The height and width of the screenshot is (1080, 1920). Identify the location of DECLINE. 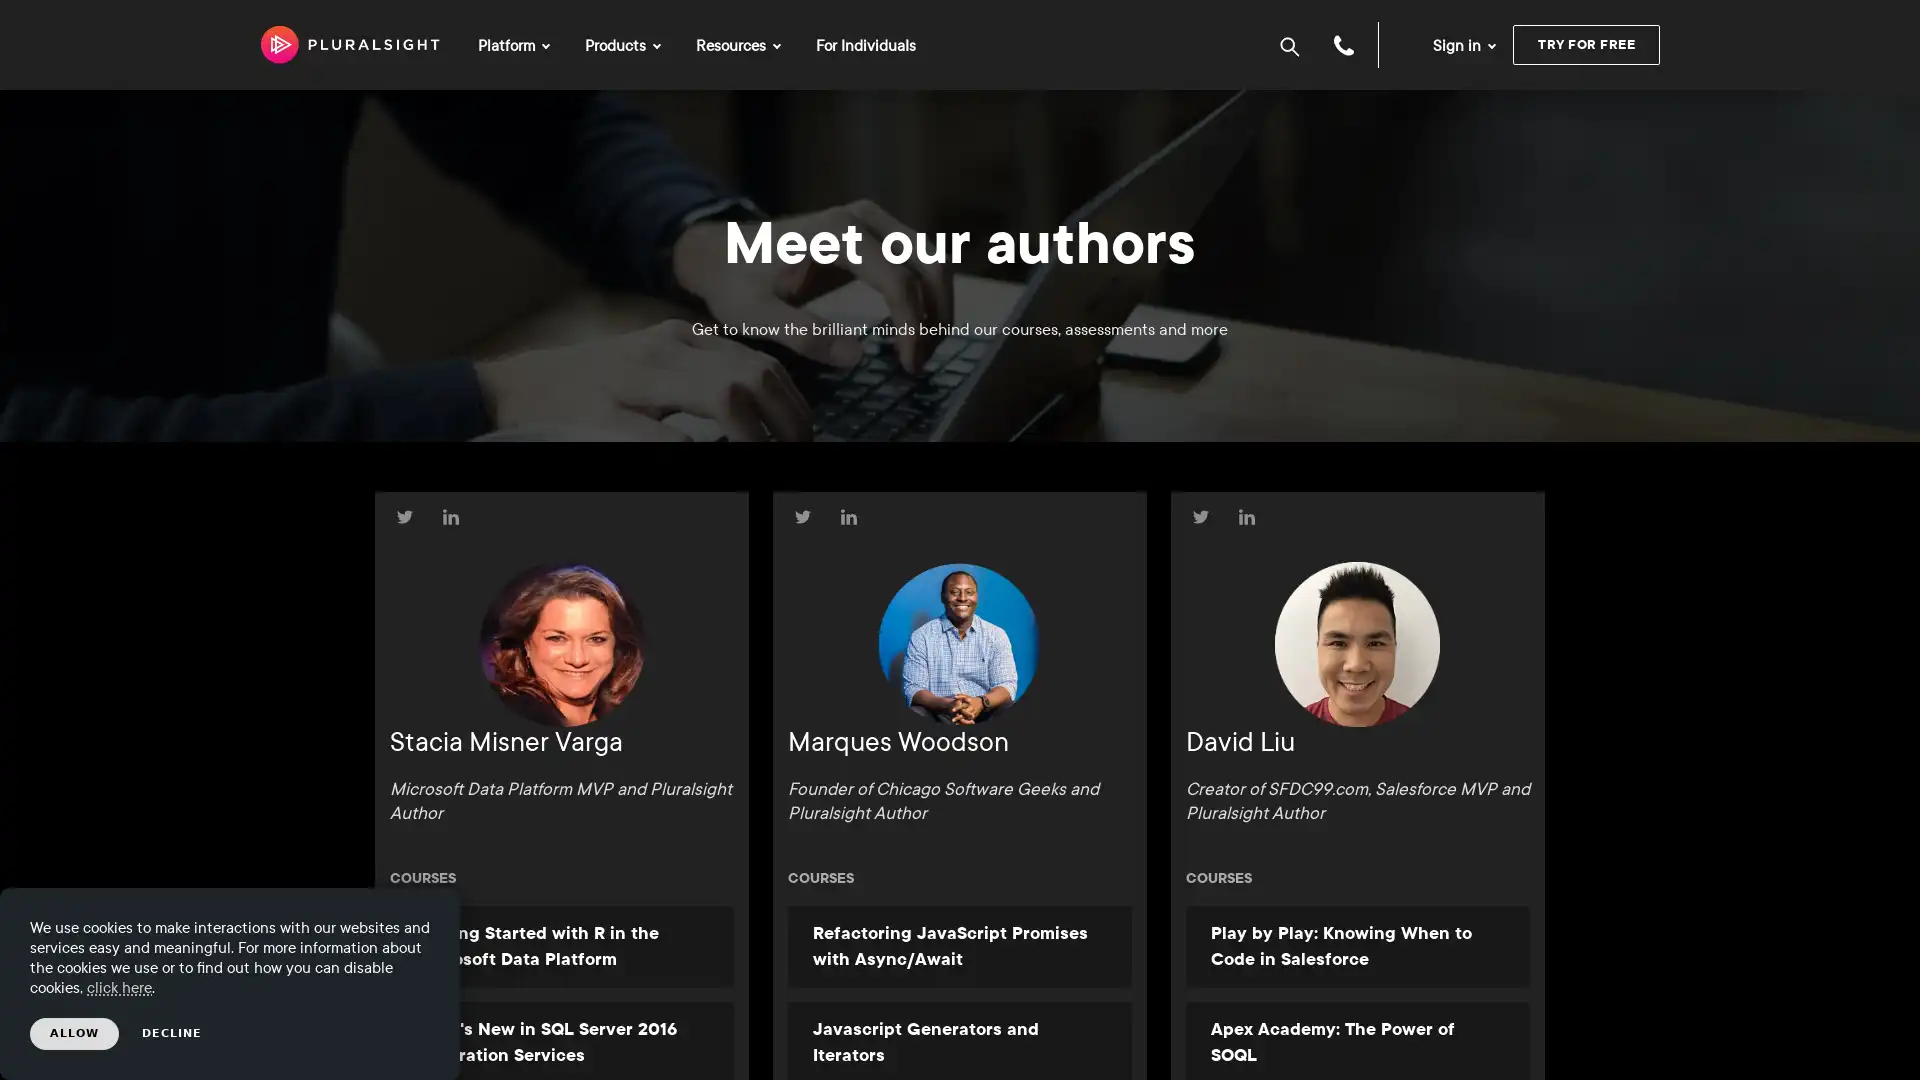
(172, 1033).